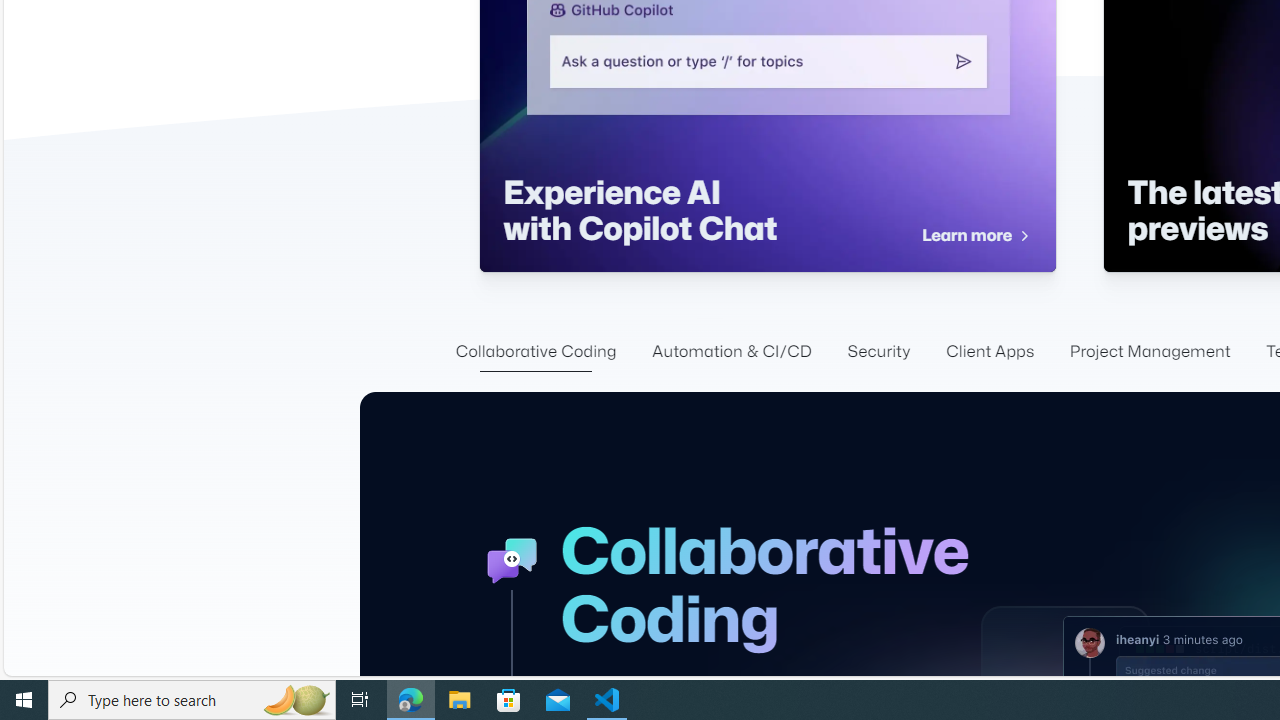  I want to click on 'Client Apps', so click(990, 351).